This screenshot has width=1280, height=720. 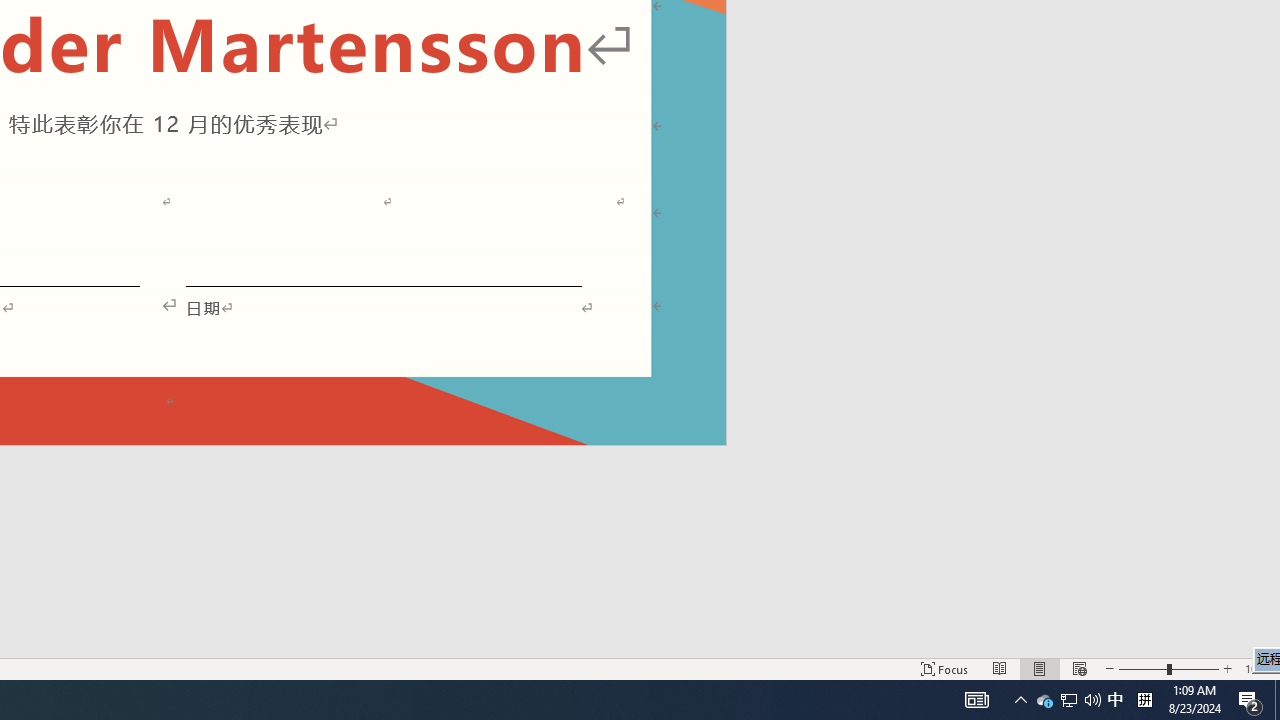 What do you see at coordinates (1168, 669) in the screenshot?
I see `'Zoom'` at bounding box center [1168, 669].